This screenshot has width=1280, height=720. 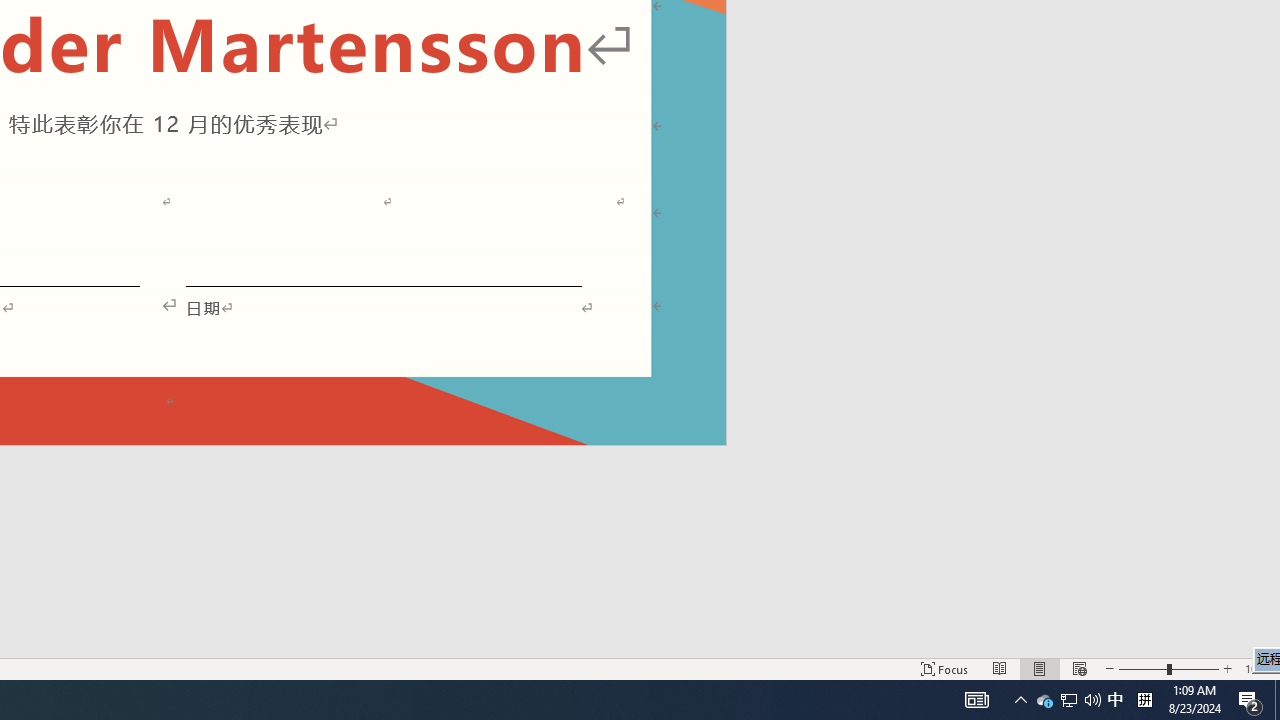 What do you see at coordinates (1168, 669) in the screenshot?
I see `'Zoom'` at bounding box center [1168, 669].